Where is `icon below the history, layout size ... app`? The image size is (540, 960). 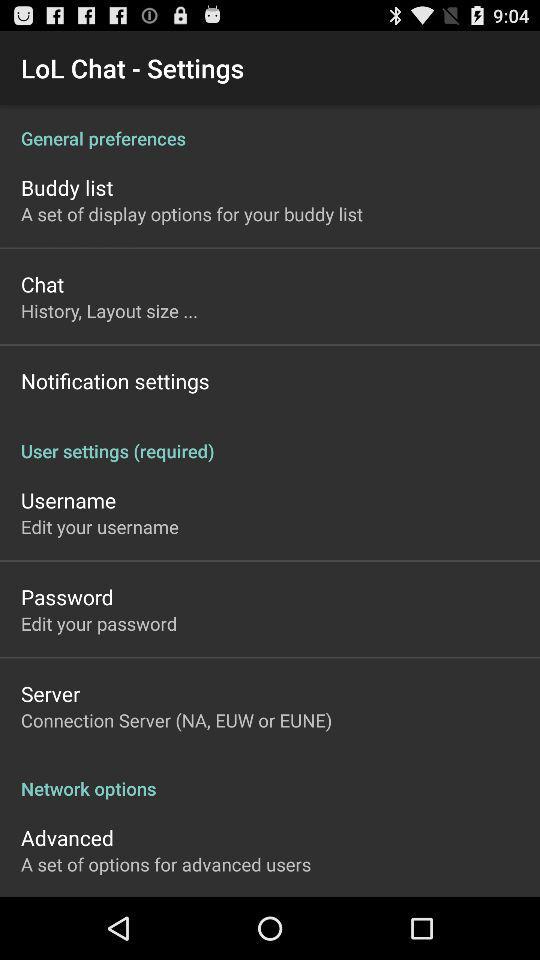
icon below the history, layout size ... app is located at coordinates (115, 380).